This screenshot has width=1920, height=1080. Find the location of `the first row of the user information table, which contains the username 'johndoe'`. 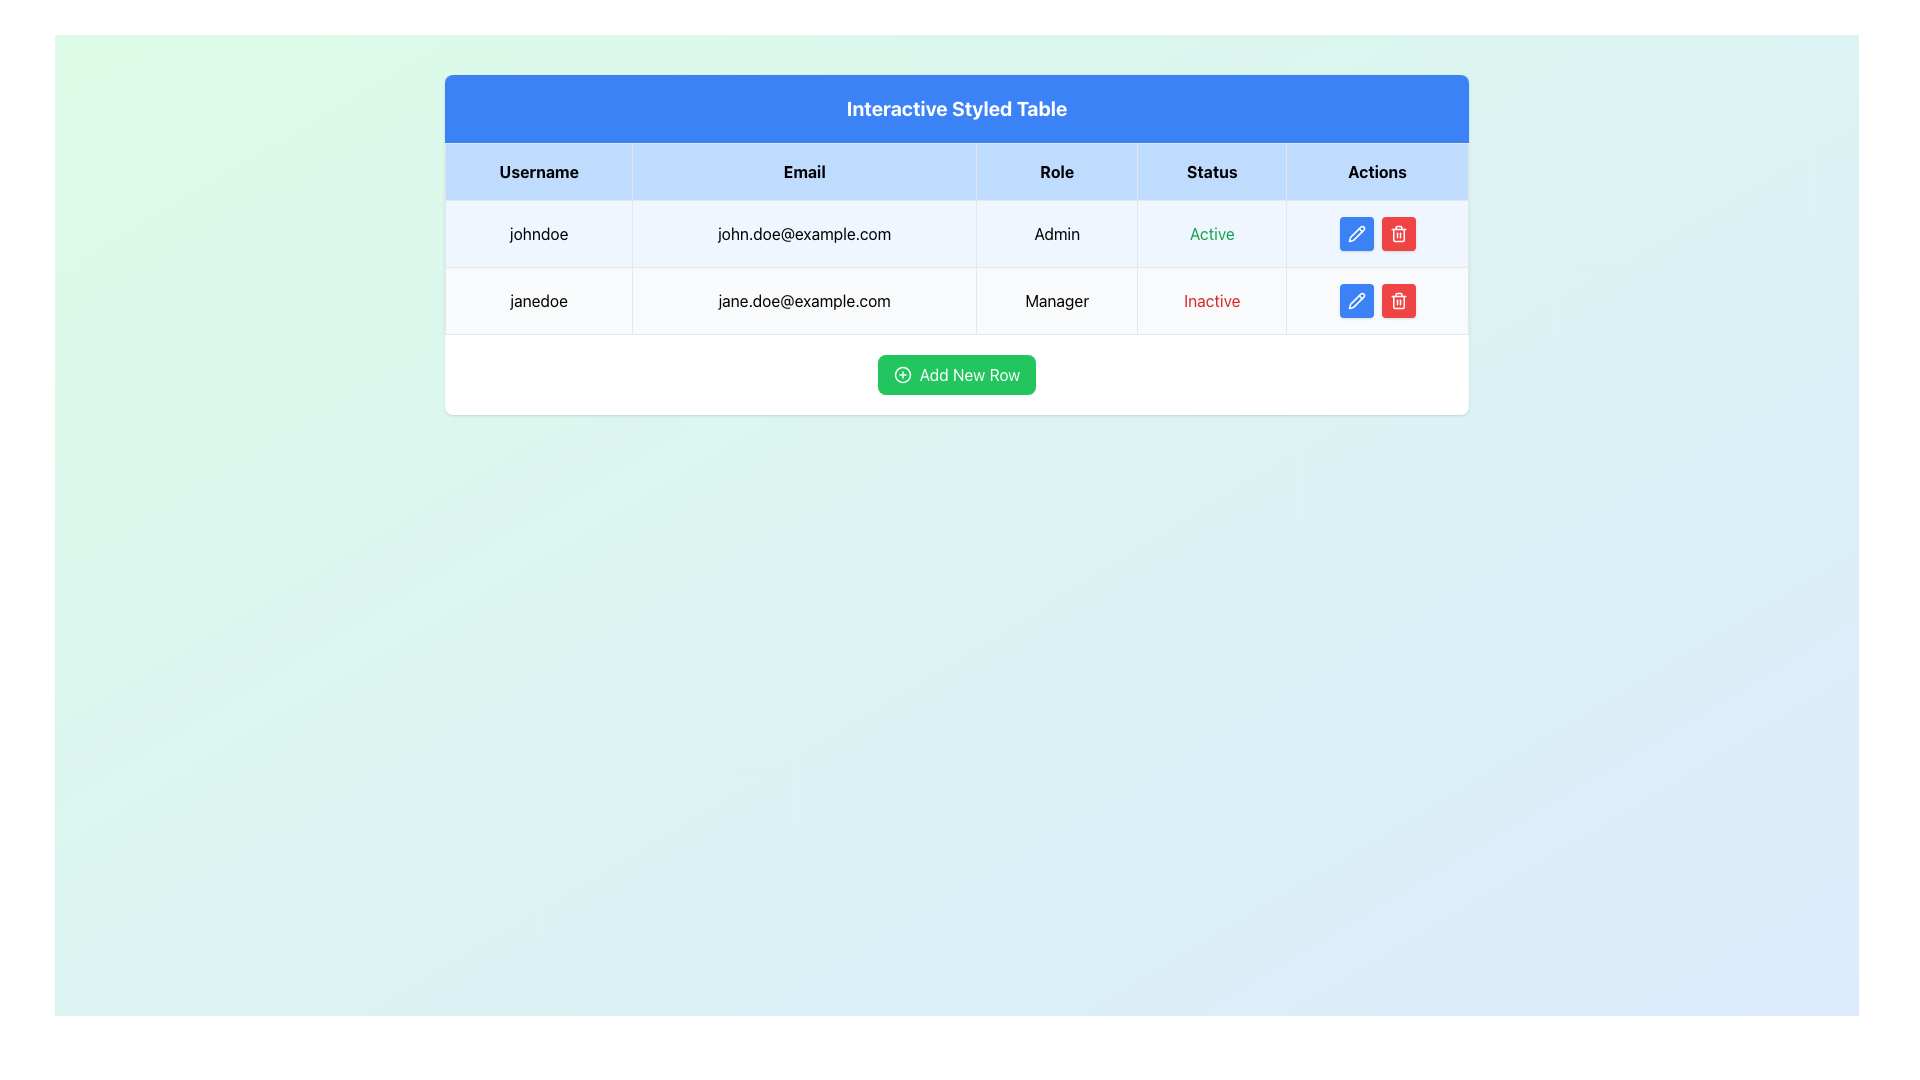

the first row of the user information table, which contains the username 'johndoe' is located at coordinates (955, 233).